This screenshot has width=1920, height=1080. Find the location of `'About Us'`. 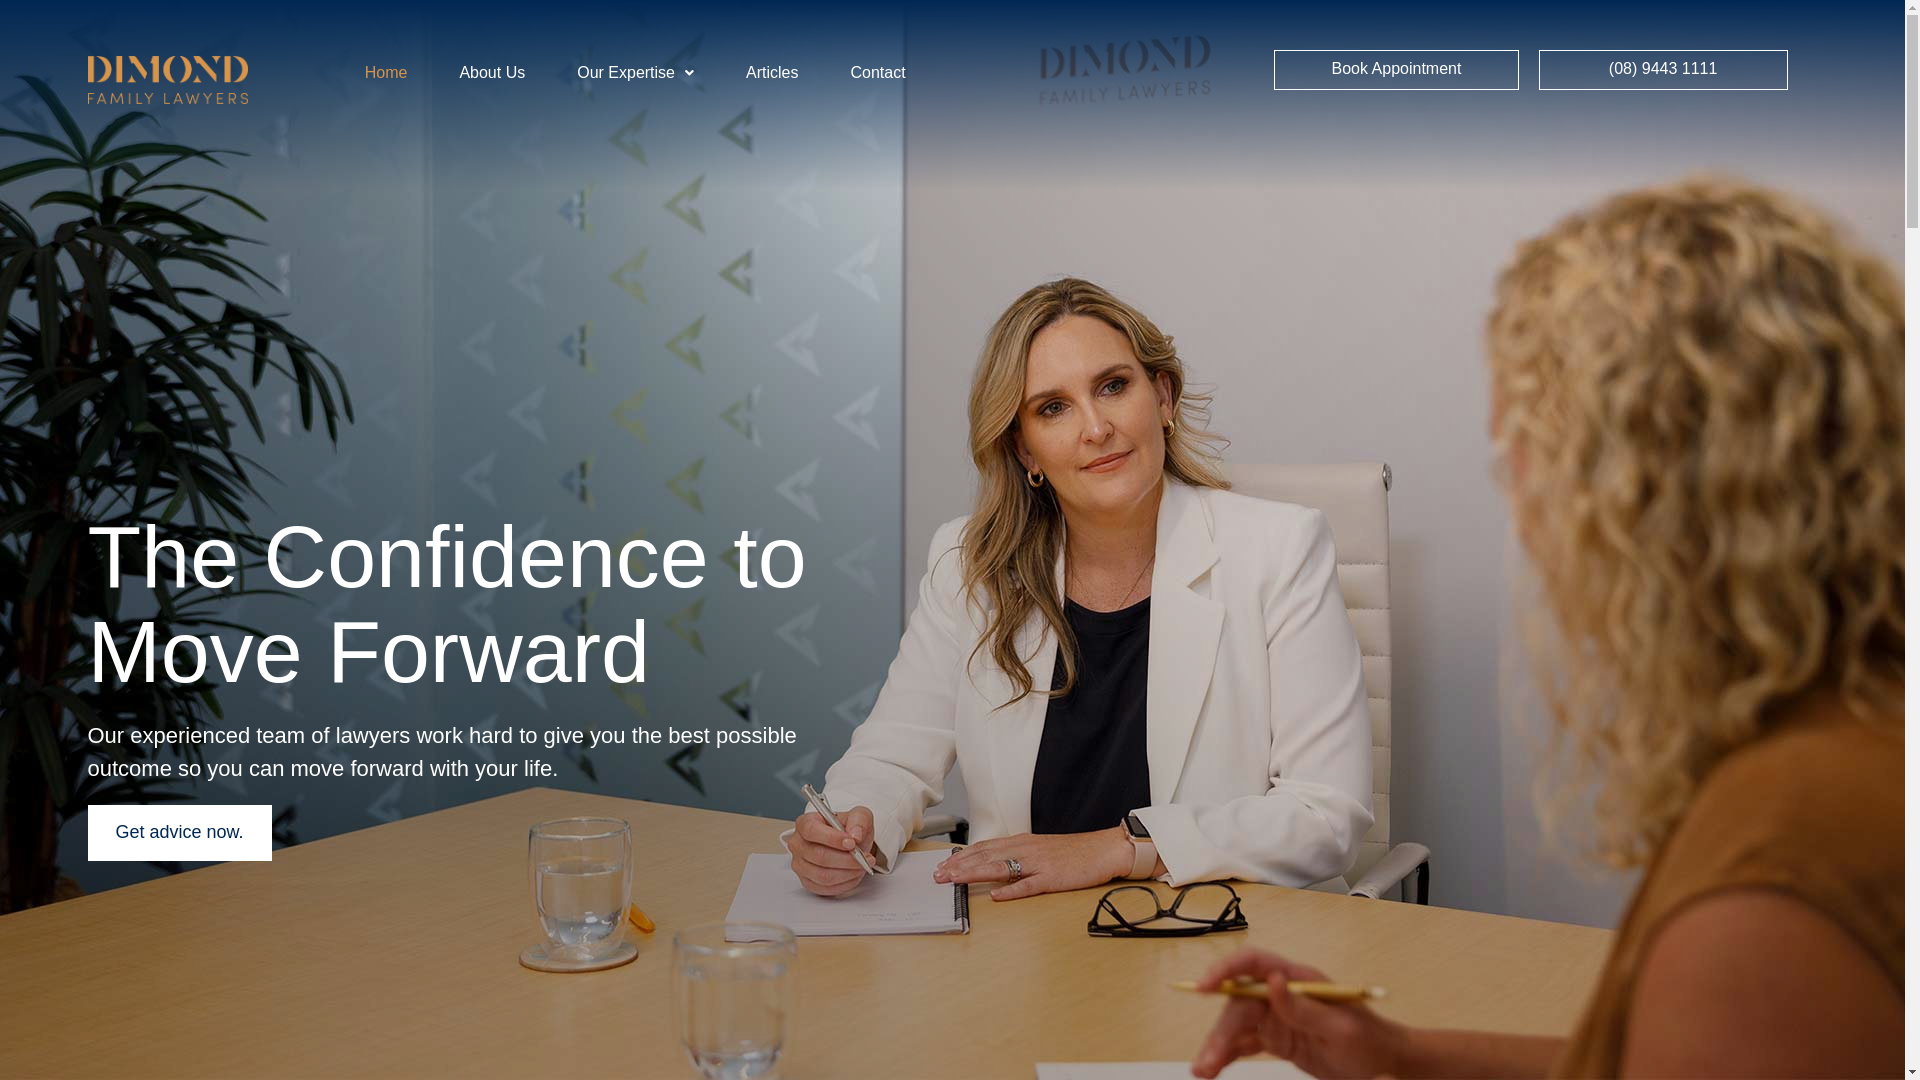

'About Us' is located at coordinates (491, 72).